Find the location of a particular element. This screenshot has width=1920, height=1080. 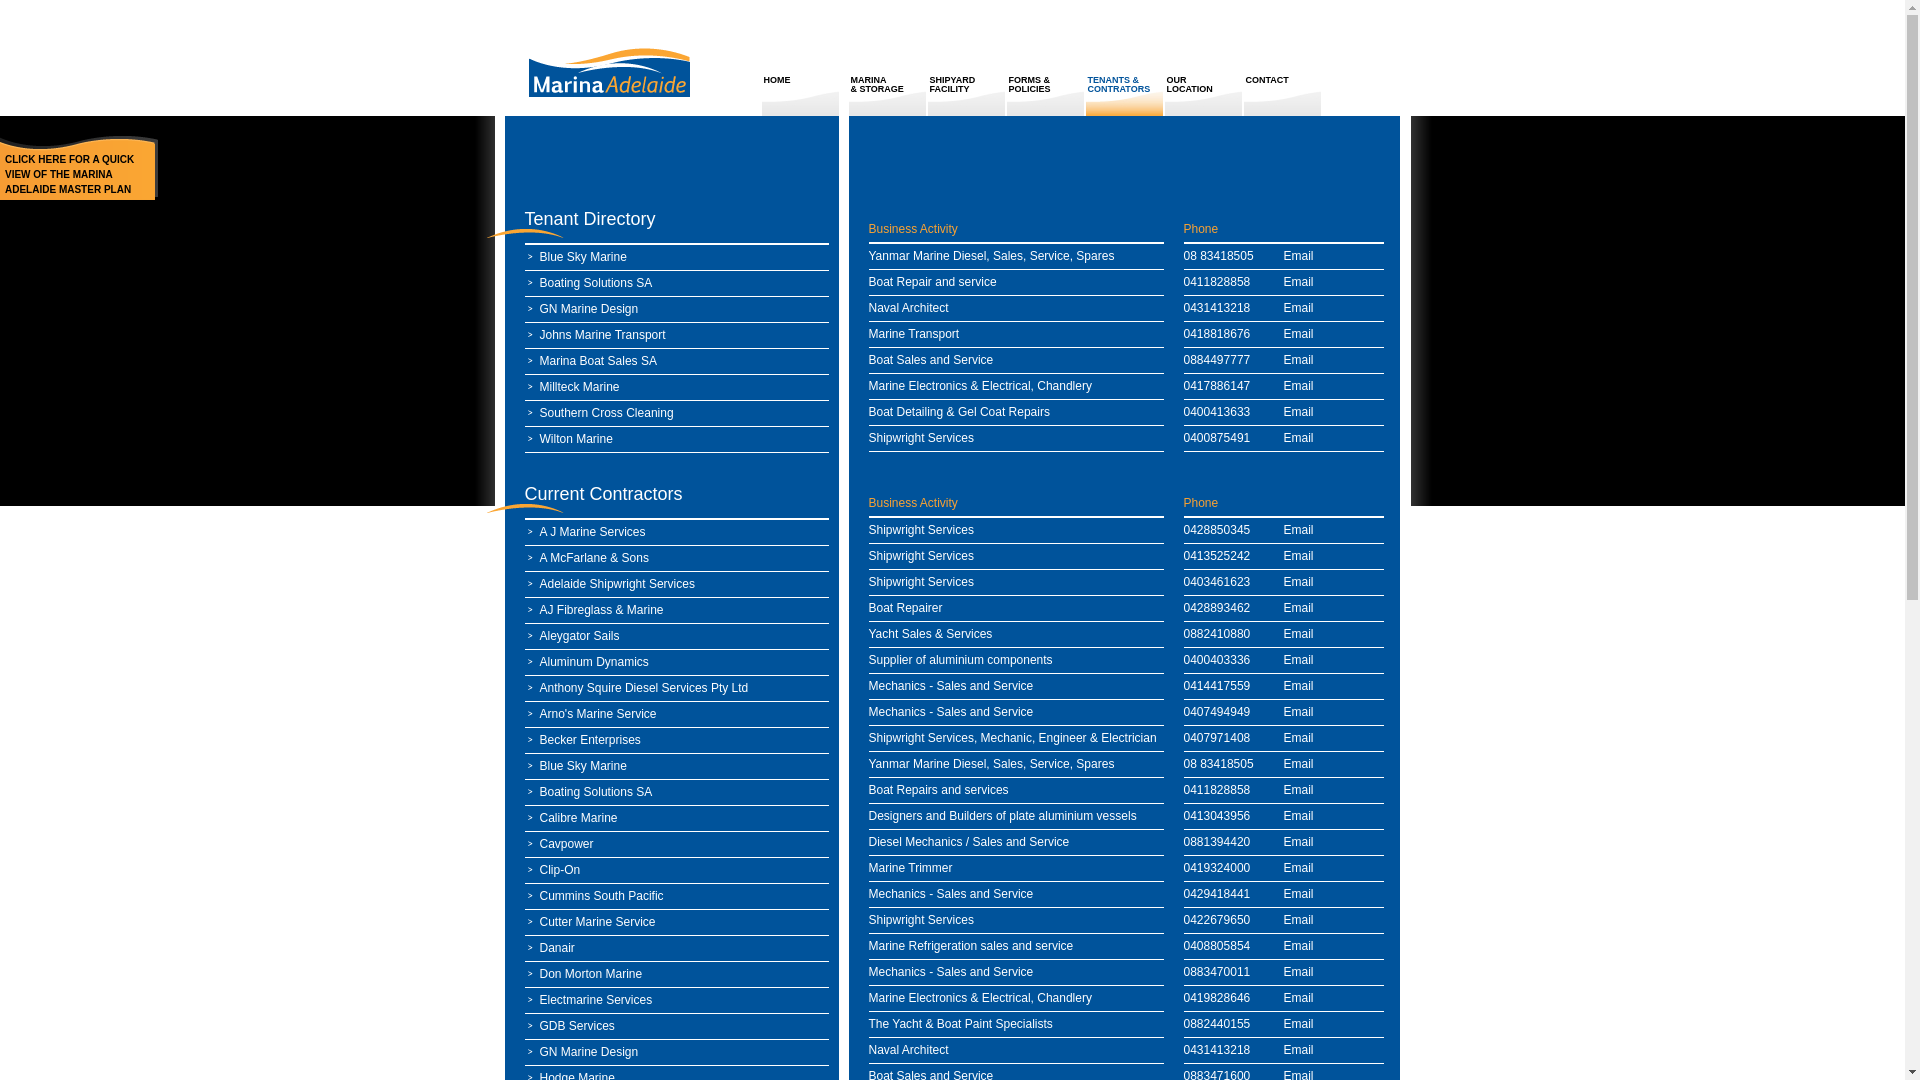

'Email' is located at coordinates (1299, 920).